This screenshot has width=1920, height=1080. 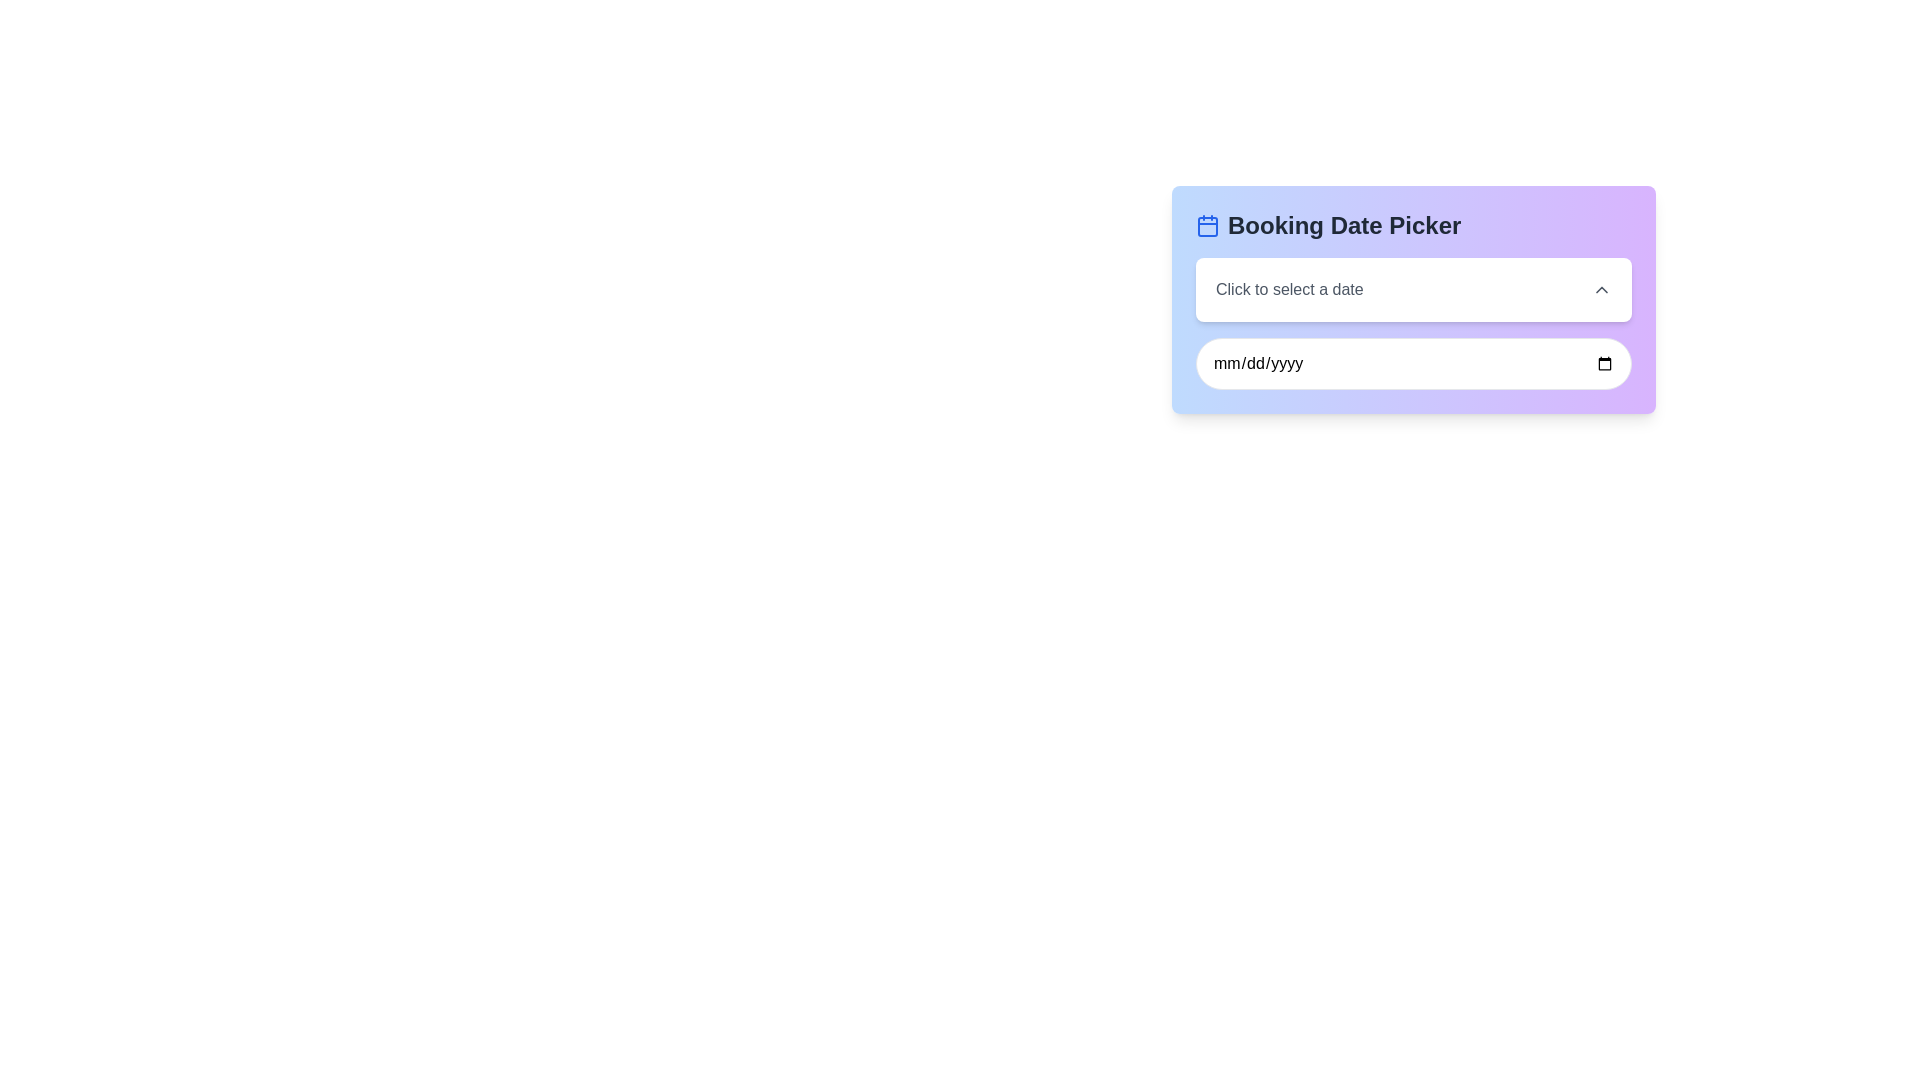 I want to click on the date selection icon located in the 'Booking Date Picker' section, positioned to the left of the 'Booking Date Picker' title, so click(x=1207, y=225).